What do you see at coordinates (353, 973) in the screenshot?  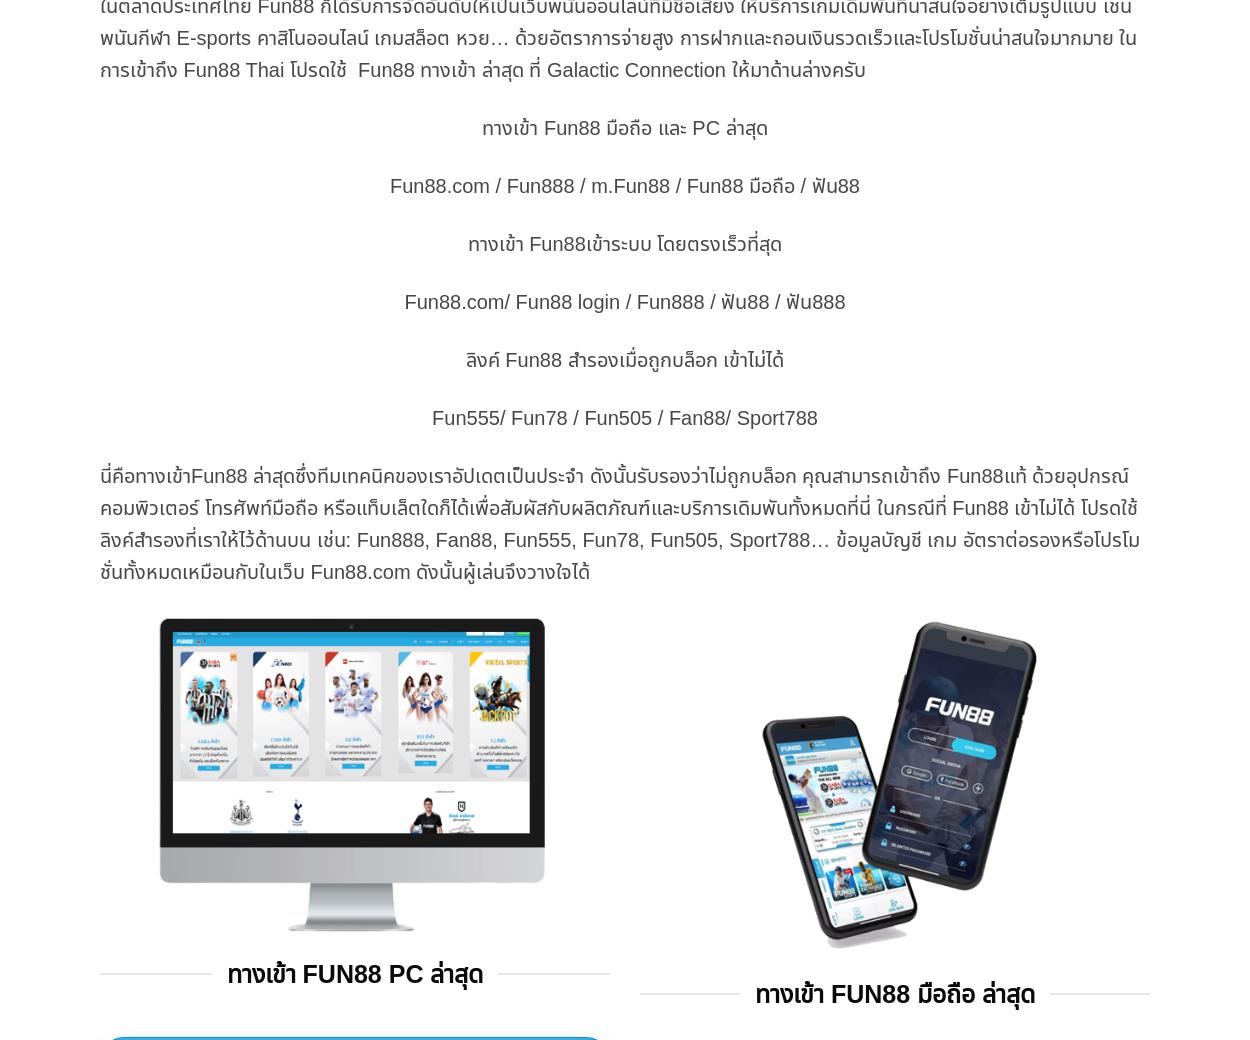 I see `'ทางเข้า Fun88 PC ล่าสุด'` at bounding box center [353, 973].